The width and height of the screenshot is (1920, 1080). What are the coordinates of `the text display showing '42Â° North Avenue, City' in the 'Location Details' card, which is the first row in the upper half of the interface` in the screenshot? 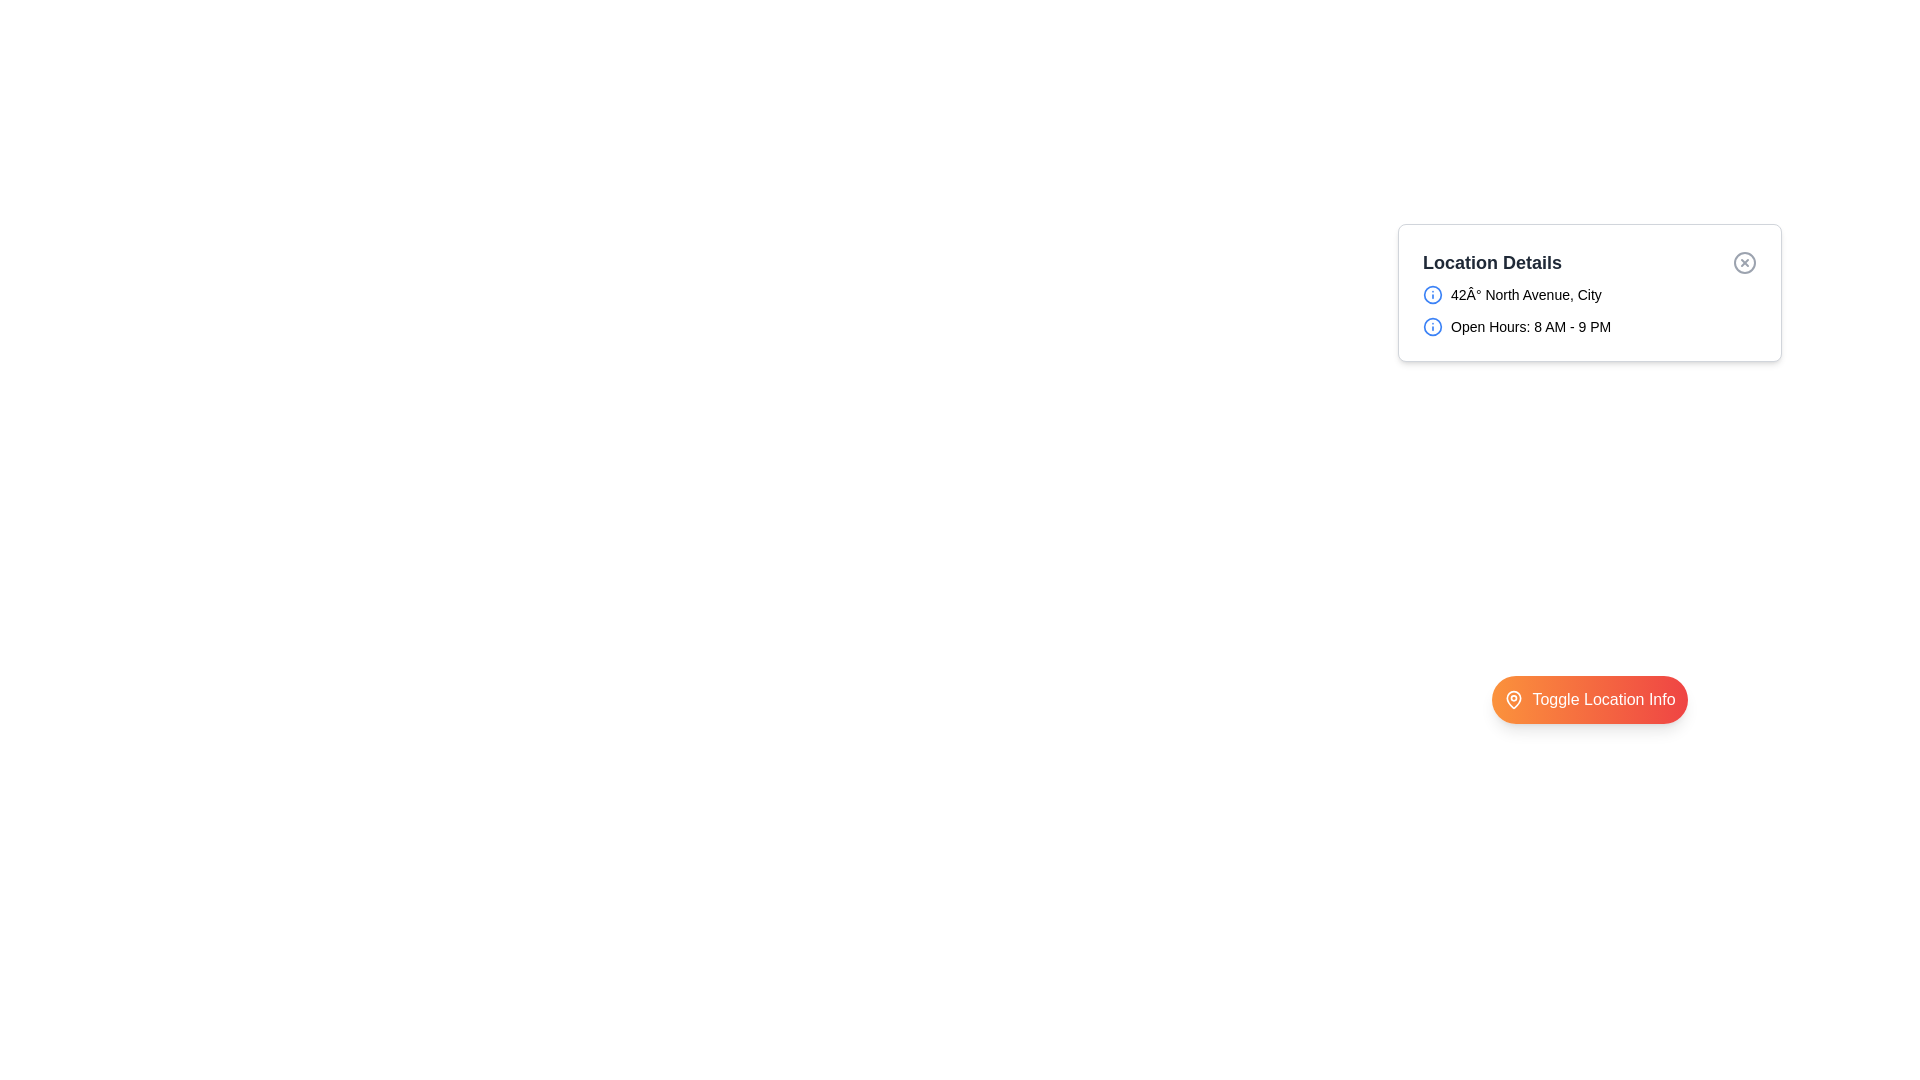 It's located at (1588, 294).